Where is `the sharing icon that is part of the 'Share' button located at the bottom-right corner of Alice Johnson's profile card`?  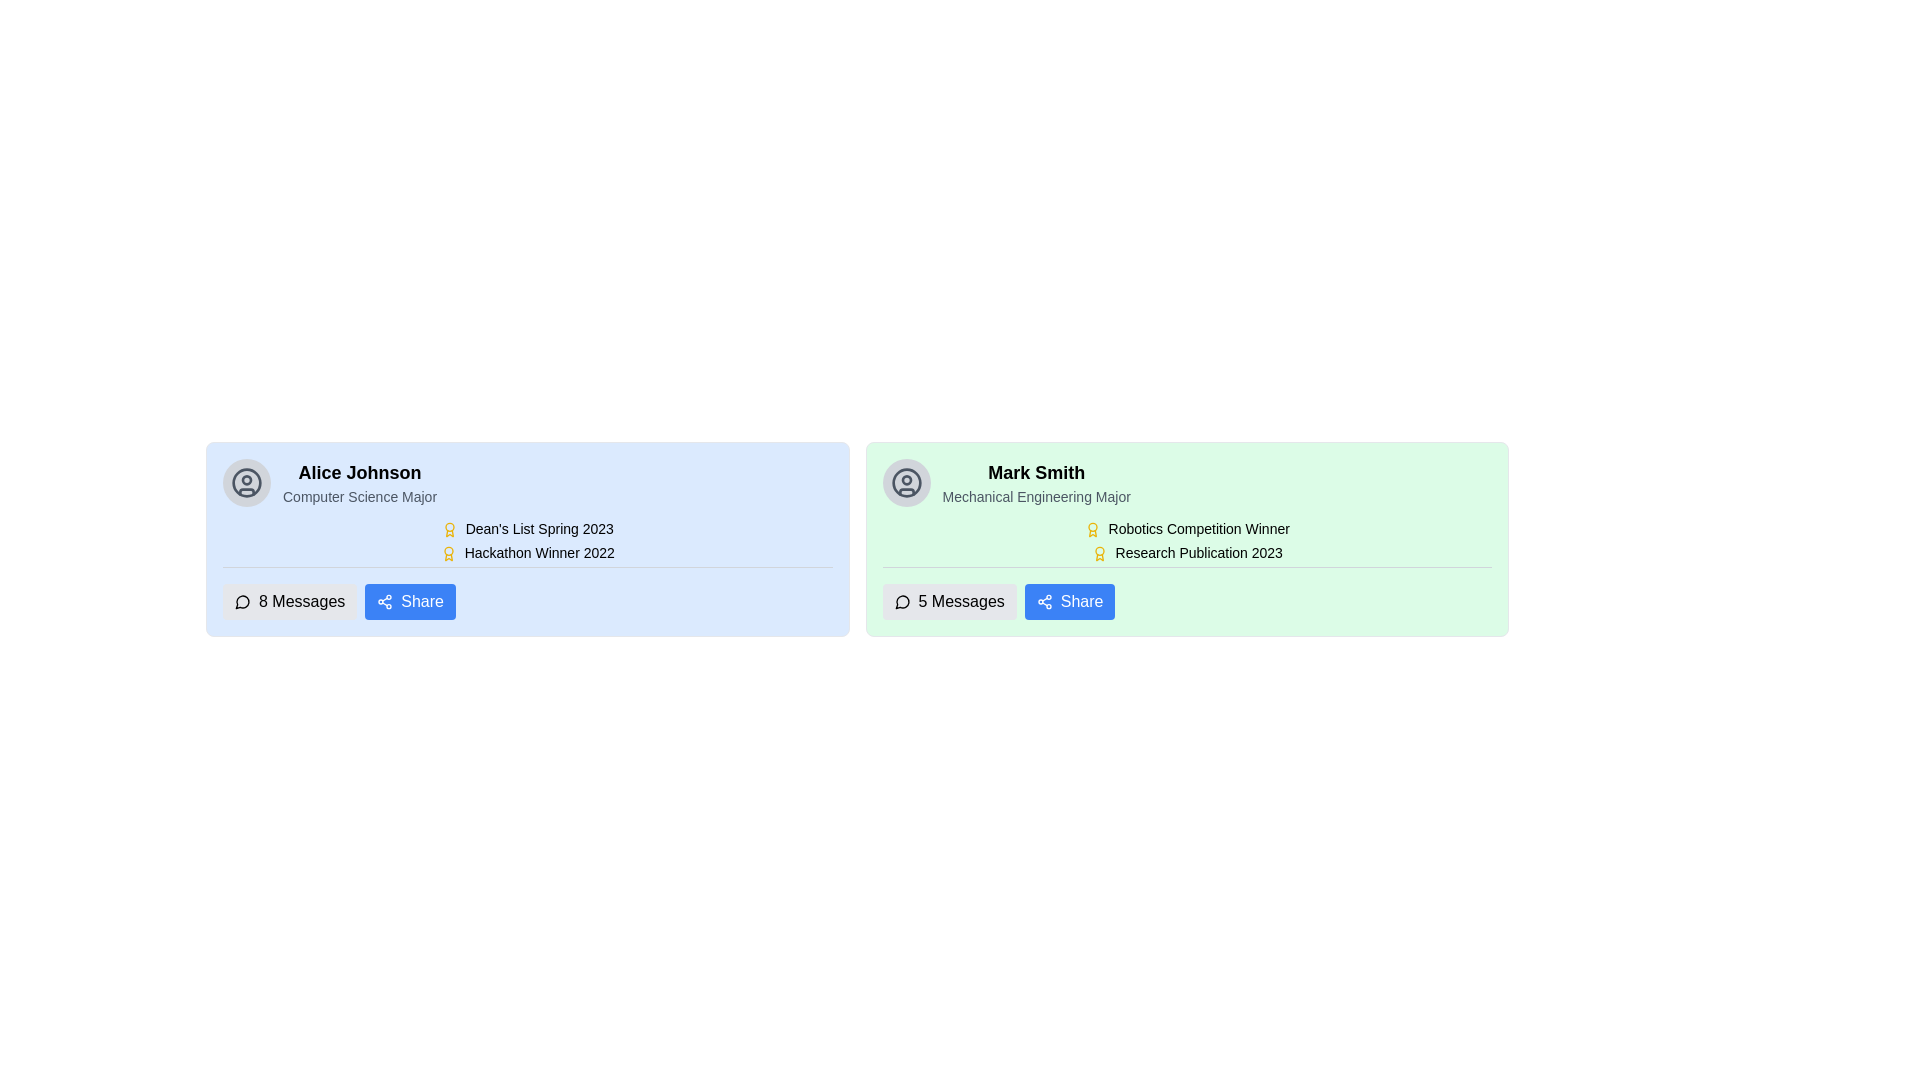
the sharing icon that is part of the 'Share' button located at the bottom-right corner of Alice Johnson's profile card is located at coordinates (385, 600).